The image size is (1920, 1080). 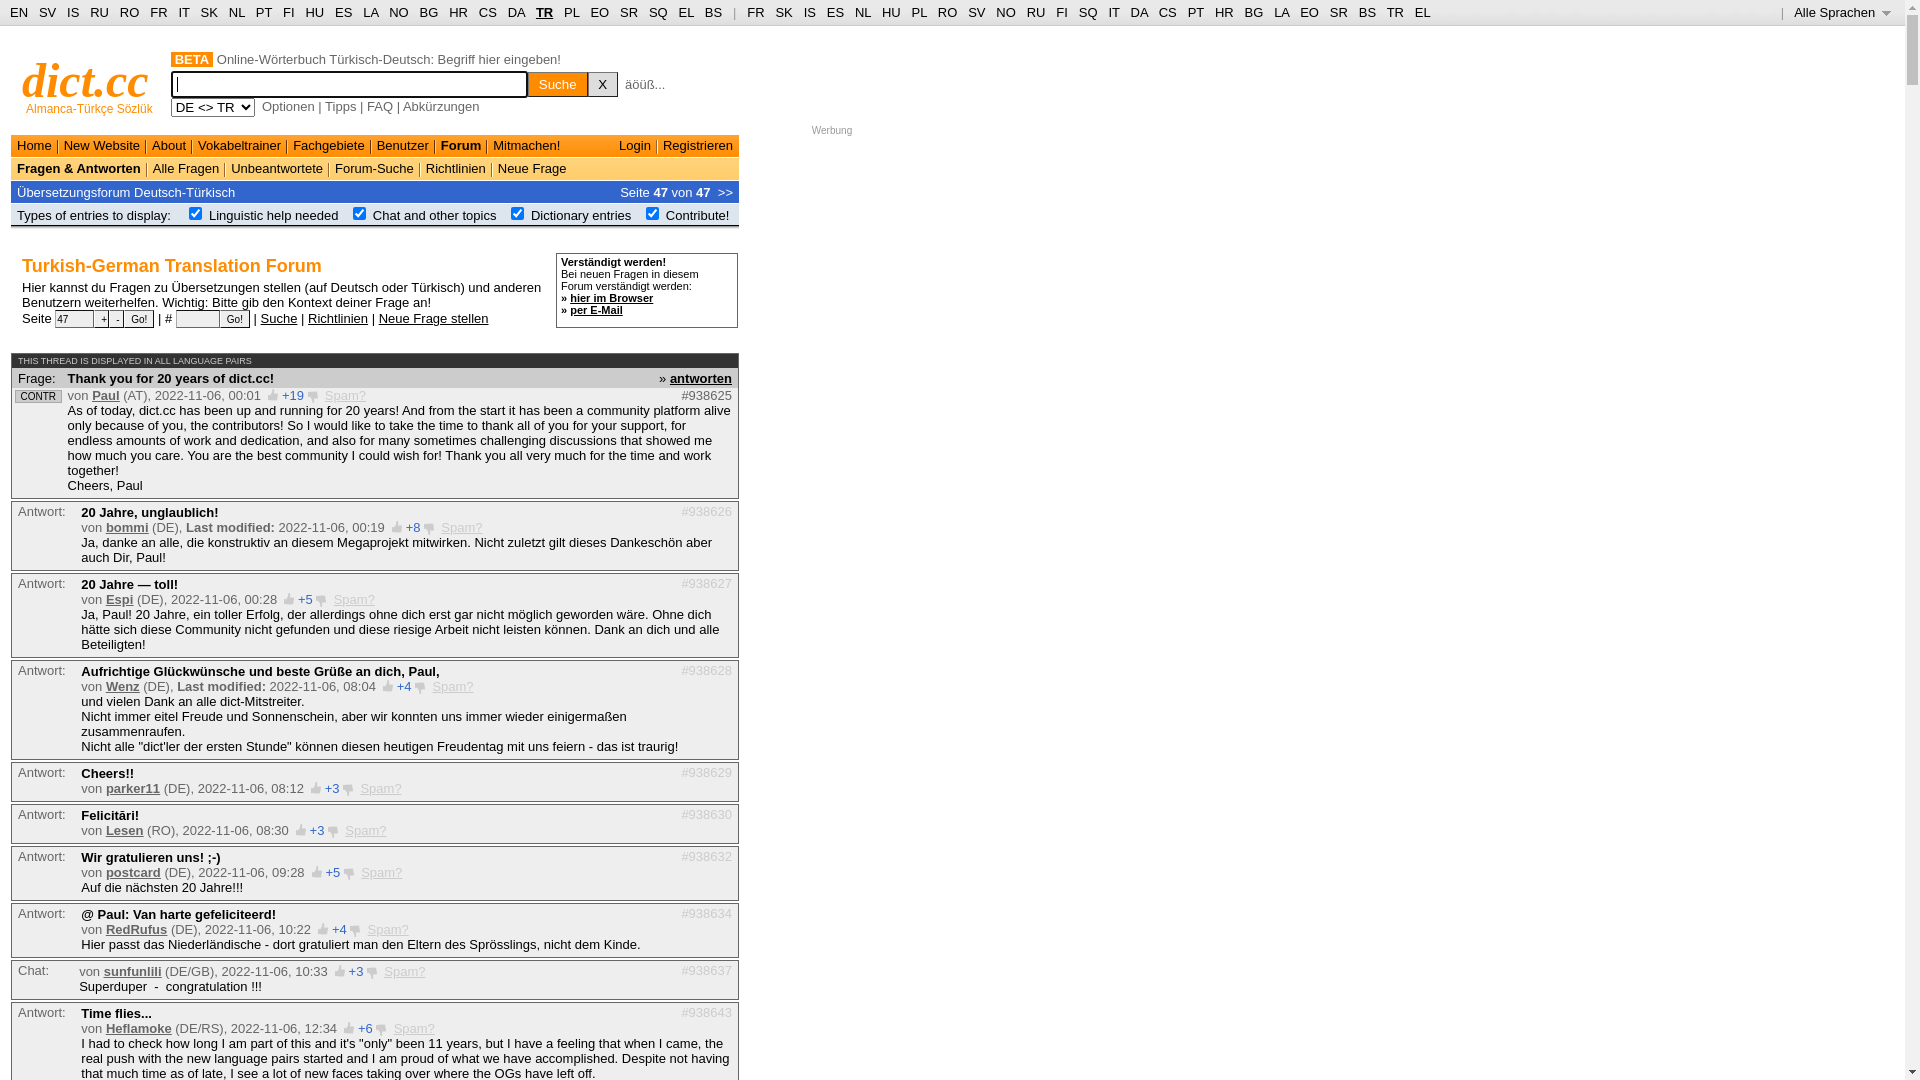 I want to click on 'HU', so click(x=313, y=12).